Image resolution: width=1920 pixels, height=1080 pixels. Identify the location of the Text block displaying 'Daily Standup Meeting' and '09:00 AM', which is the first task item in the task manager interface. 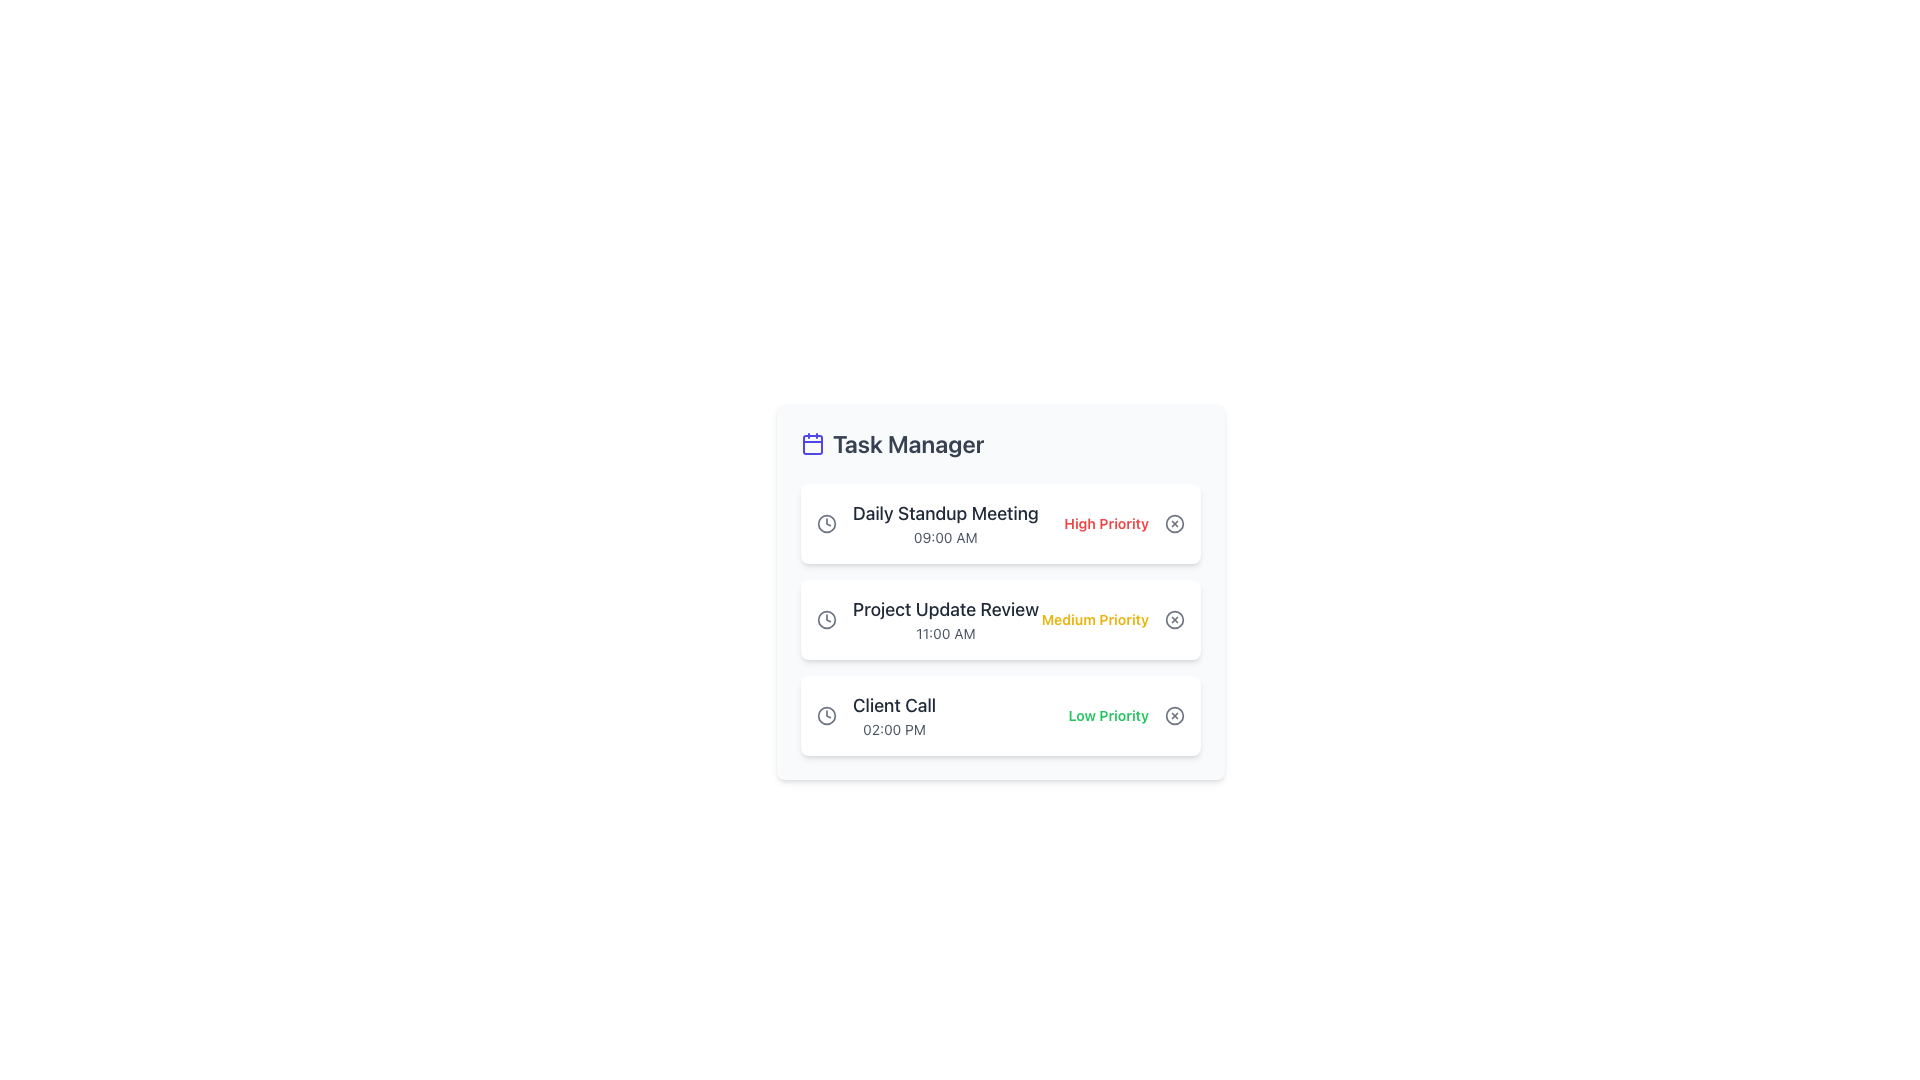
(944, 523).